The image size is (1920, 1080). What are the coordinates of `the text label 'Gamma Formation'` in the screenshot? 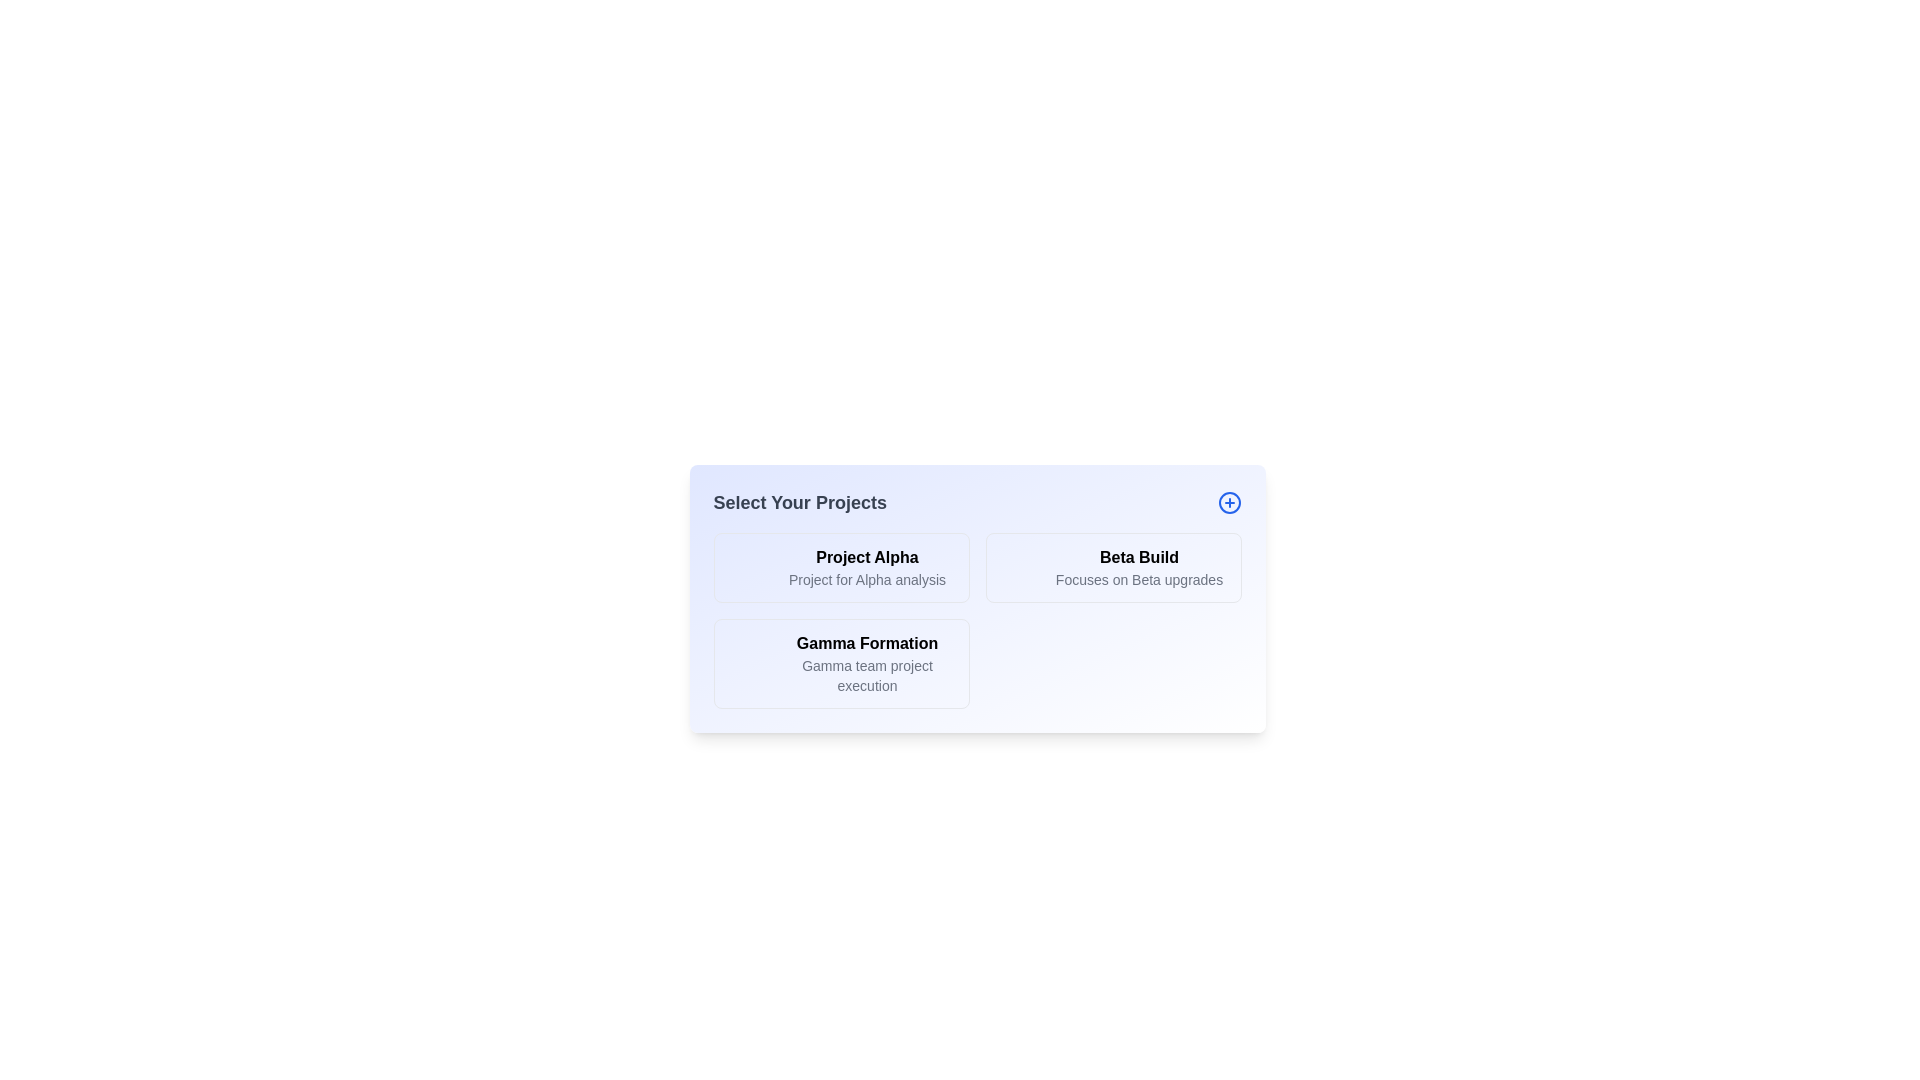 It's located at (867, 644).